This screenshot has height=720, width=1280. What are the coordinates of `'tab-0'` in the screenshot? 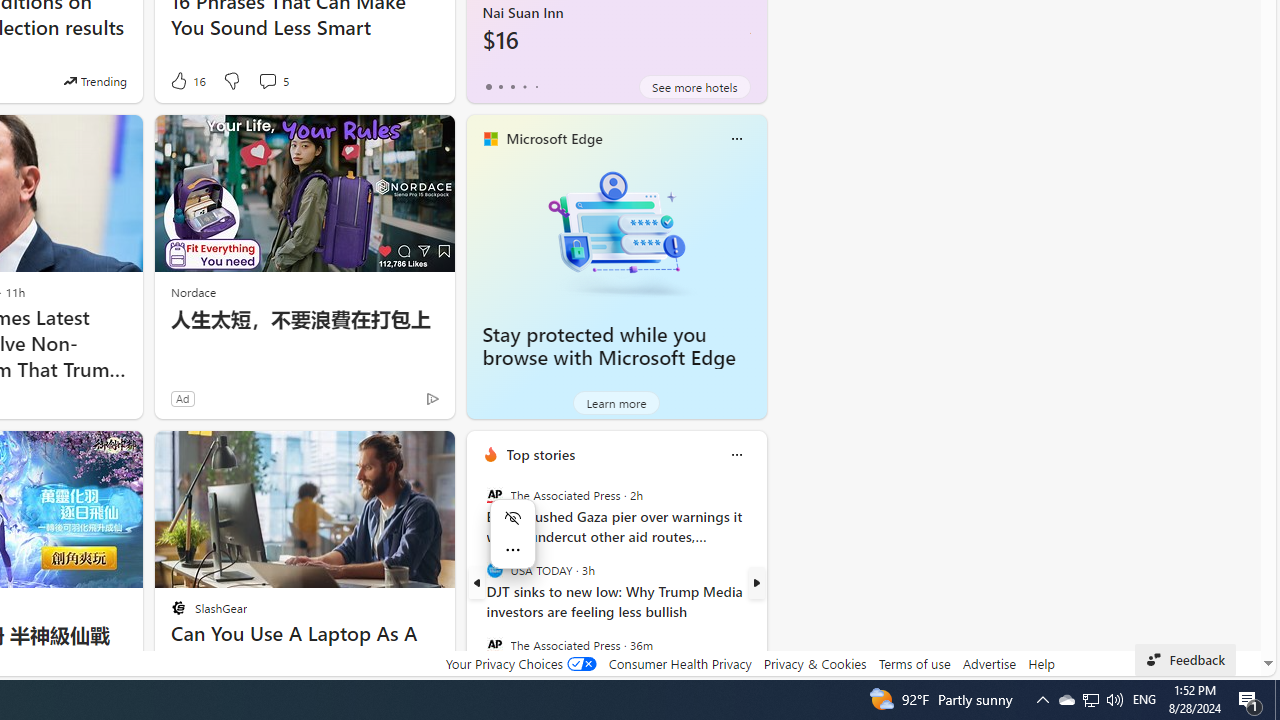 It's located at (488, 86).